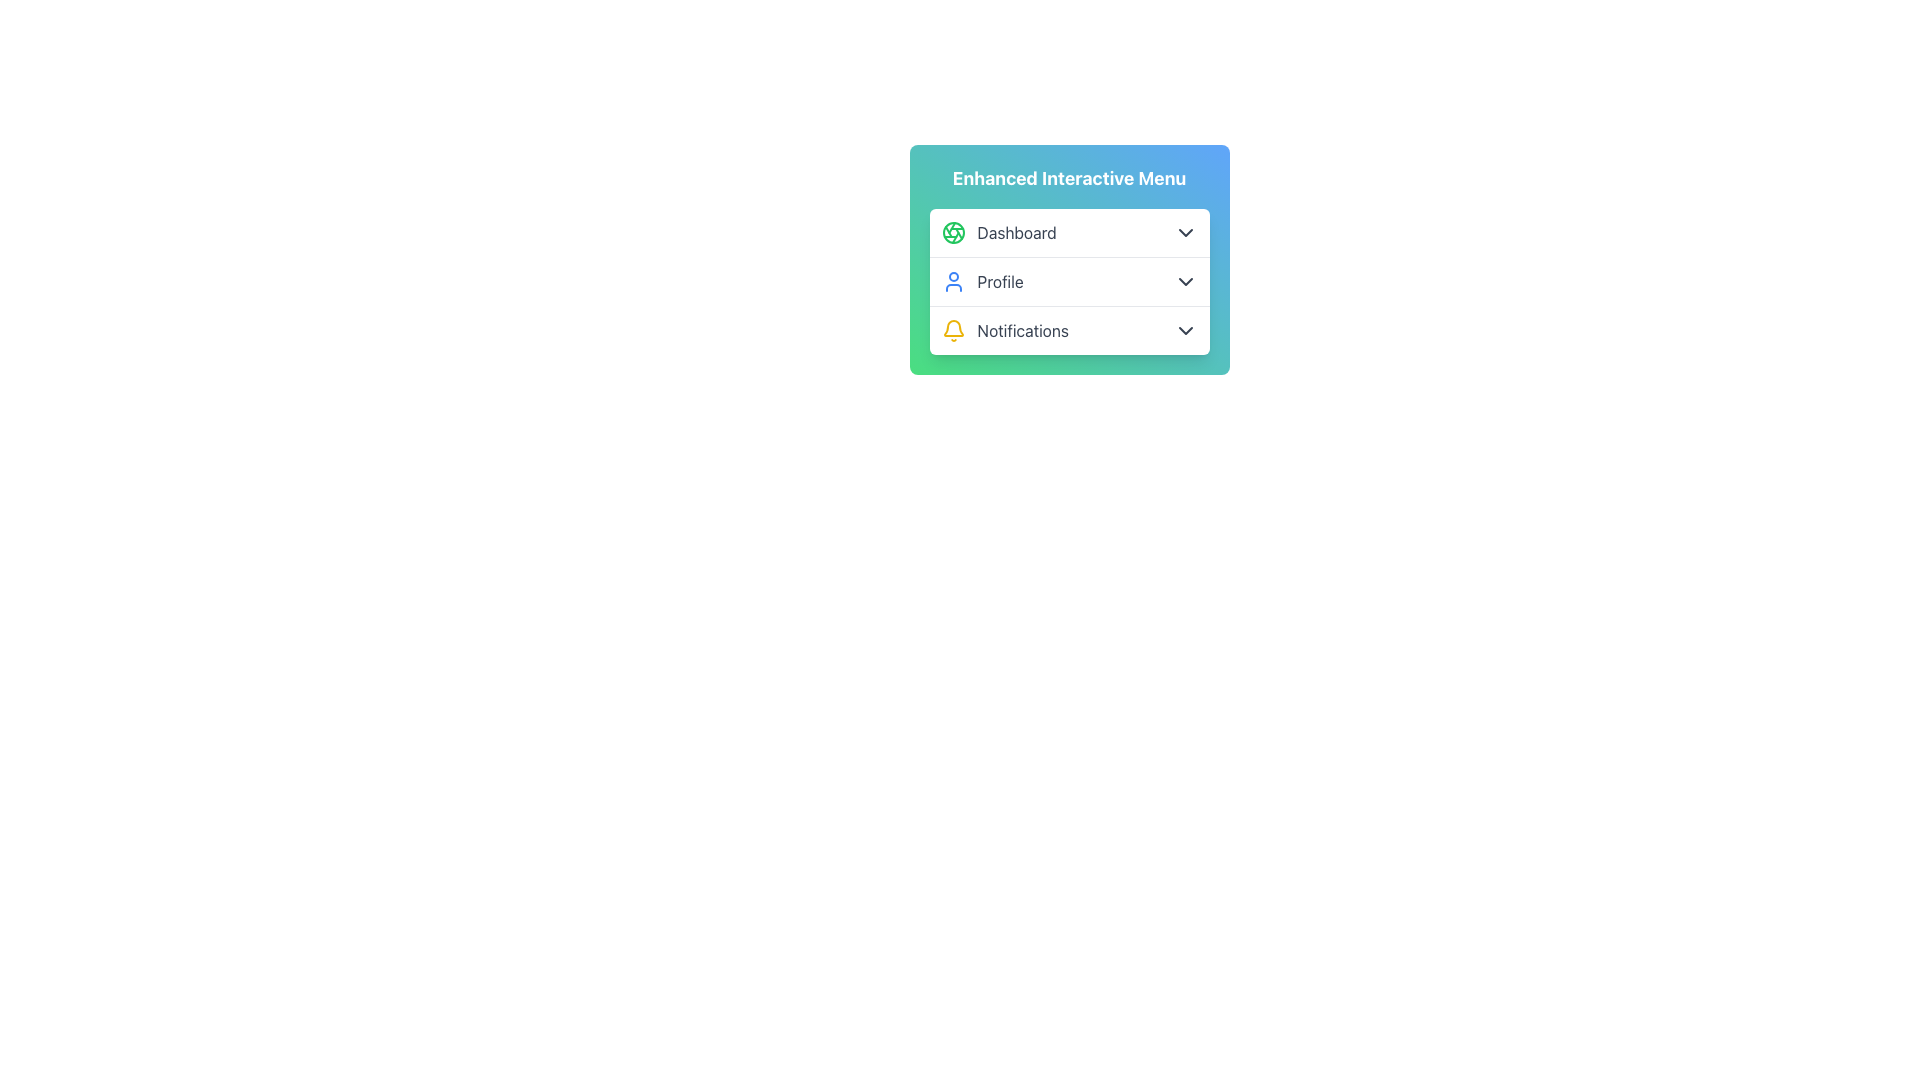 The image size is (1920, 1080). I want to click on the green circular icon resembling an aperture symbol located to the left of the text 'Dashboard' in the menu interface, so click(952, 231).